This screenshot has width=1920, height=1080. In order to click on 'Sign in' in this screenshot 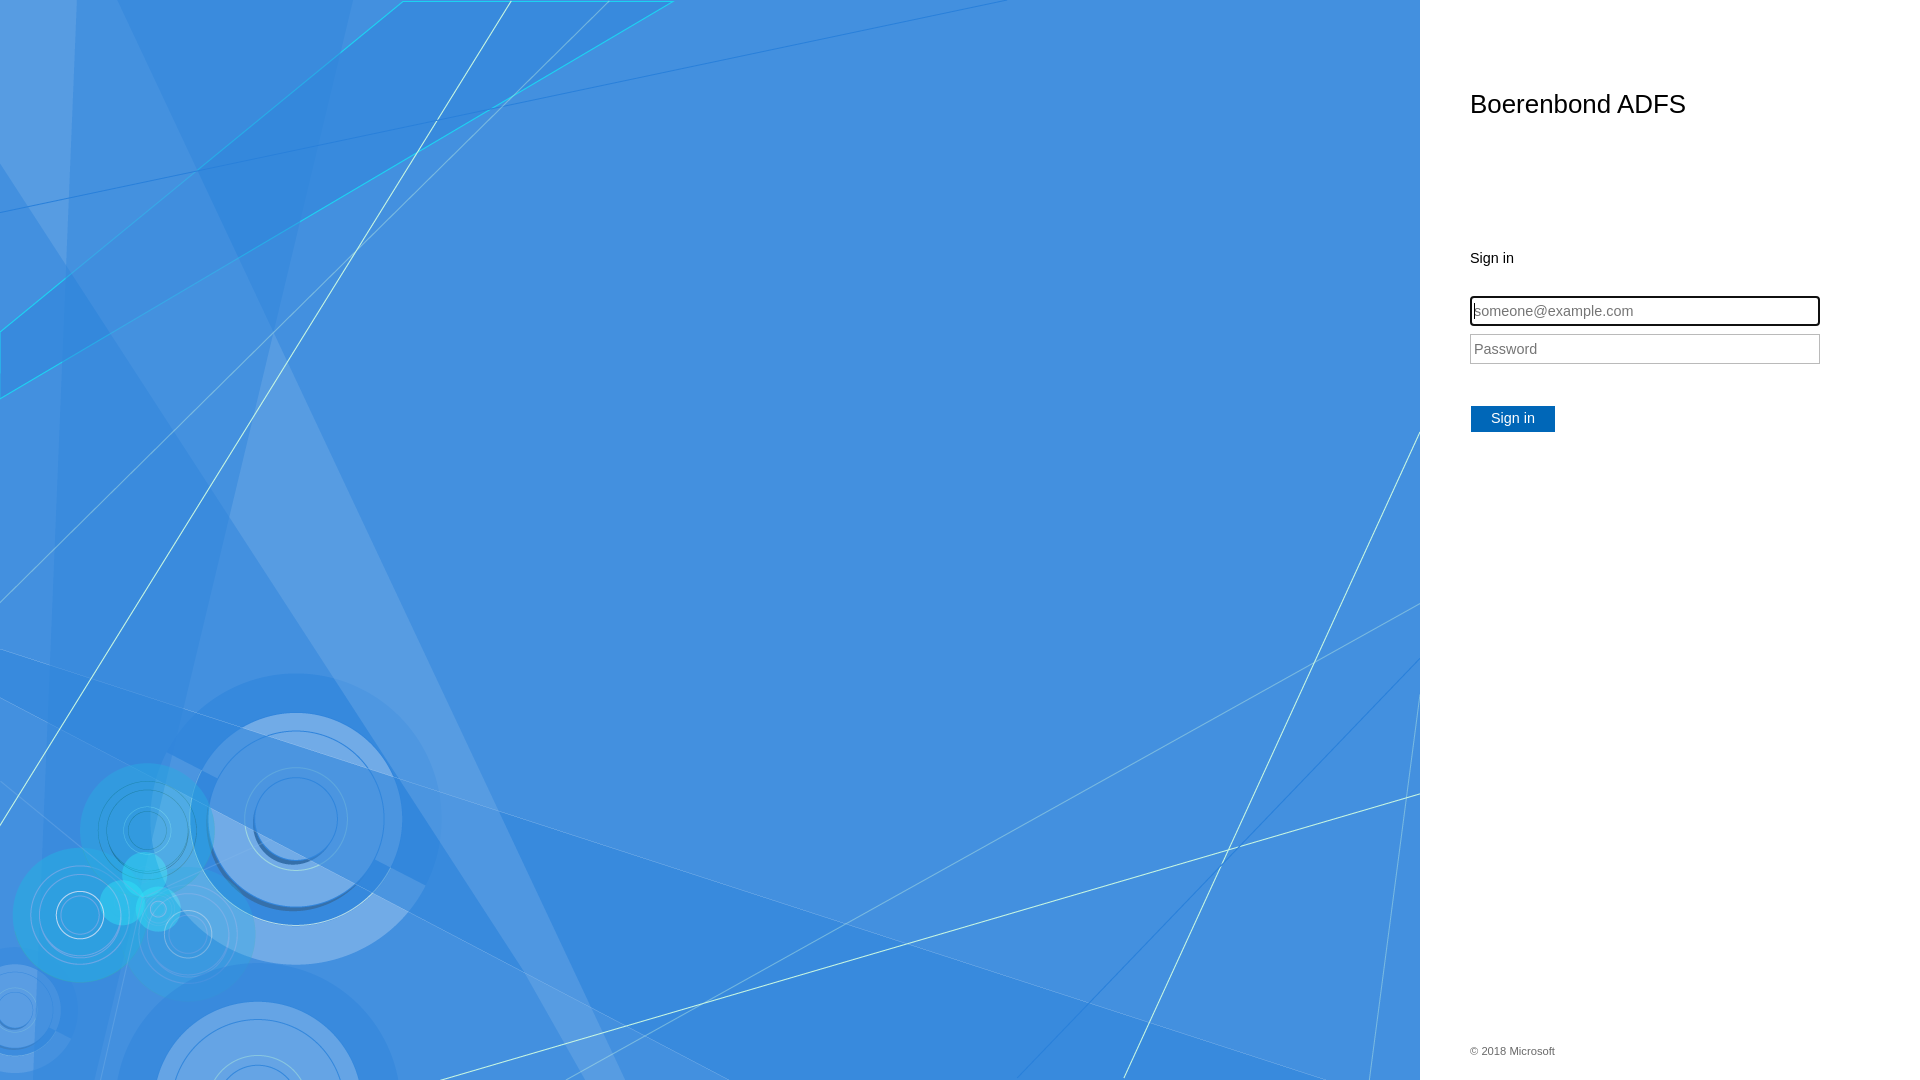, I will do `click(1512, 418)`.